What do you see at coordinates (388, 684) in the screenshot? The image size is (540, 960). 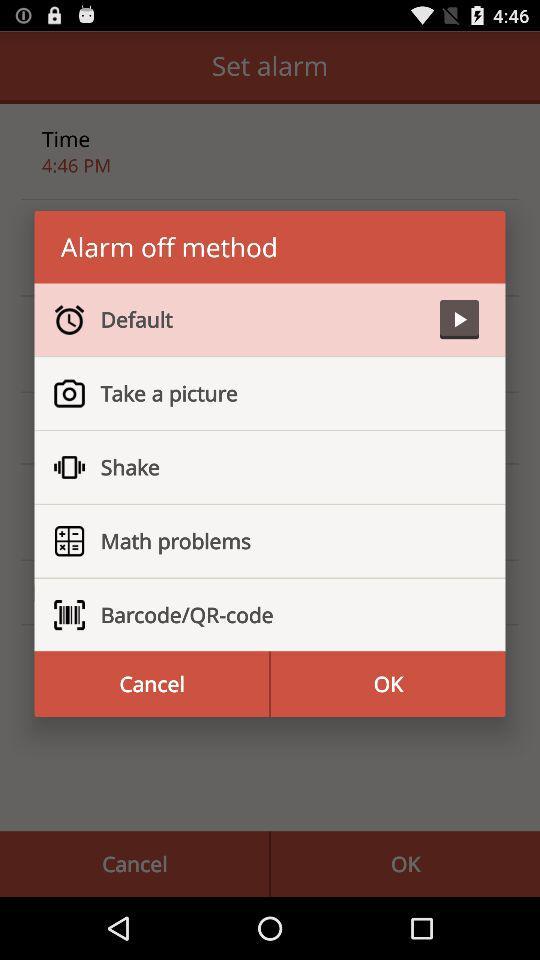 I see `the item at the bottom right corner` at bounding box center [388, 684].